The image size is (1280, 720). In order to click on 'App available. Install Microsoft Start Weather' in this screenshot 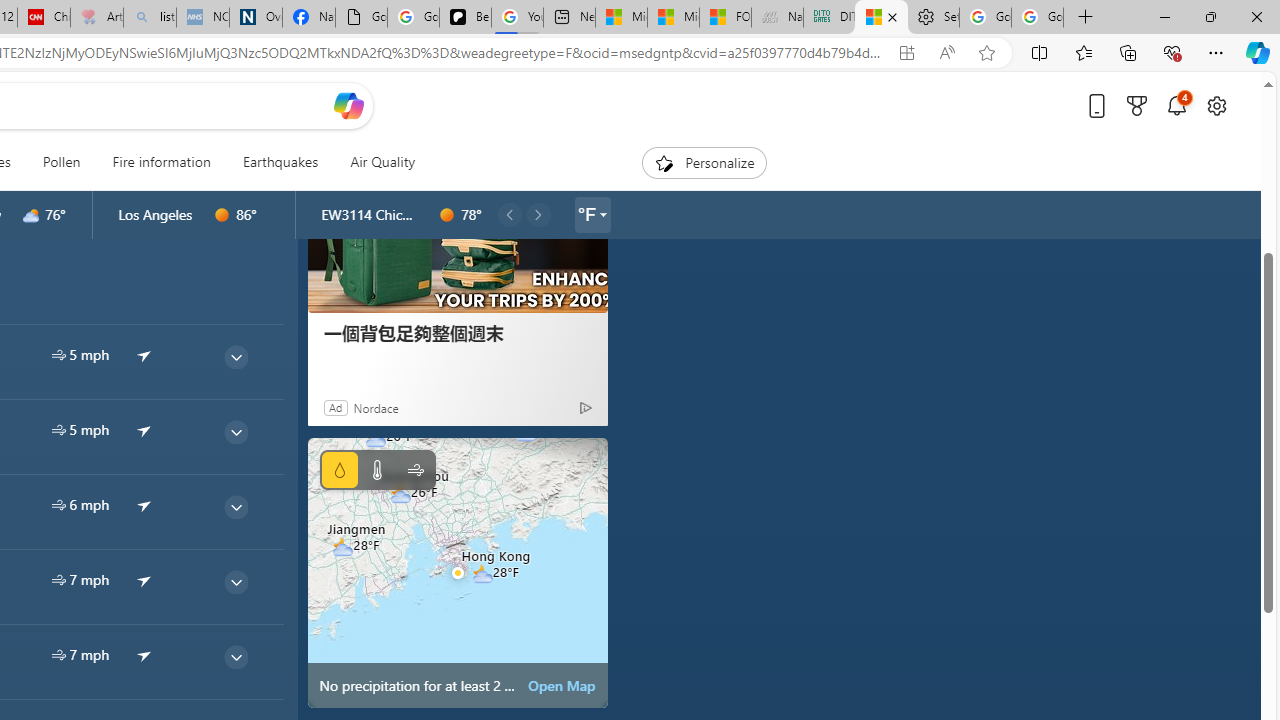, I will do `click(905, 52)`.